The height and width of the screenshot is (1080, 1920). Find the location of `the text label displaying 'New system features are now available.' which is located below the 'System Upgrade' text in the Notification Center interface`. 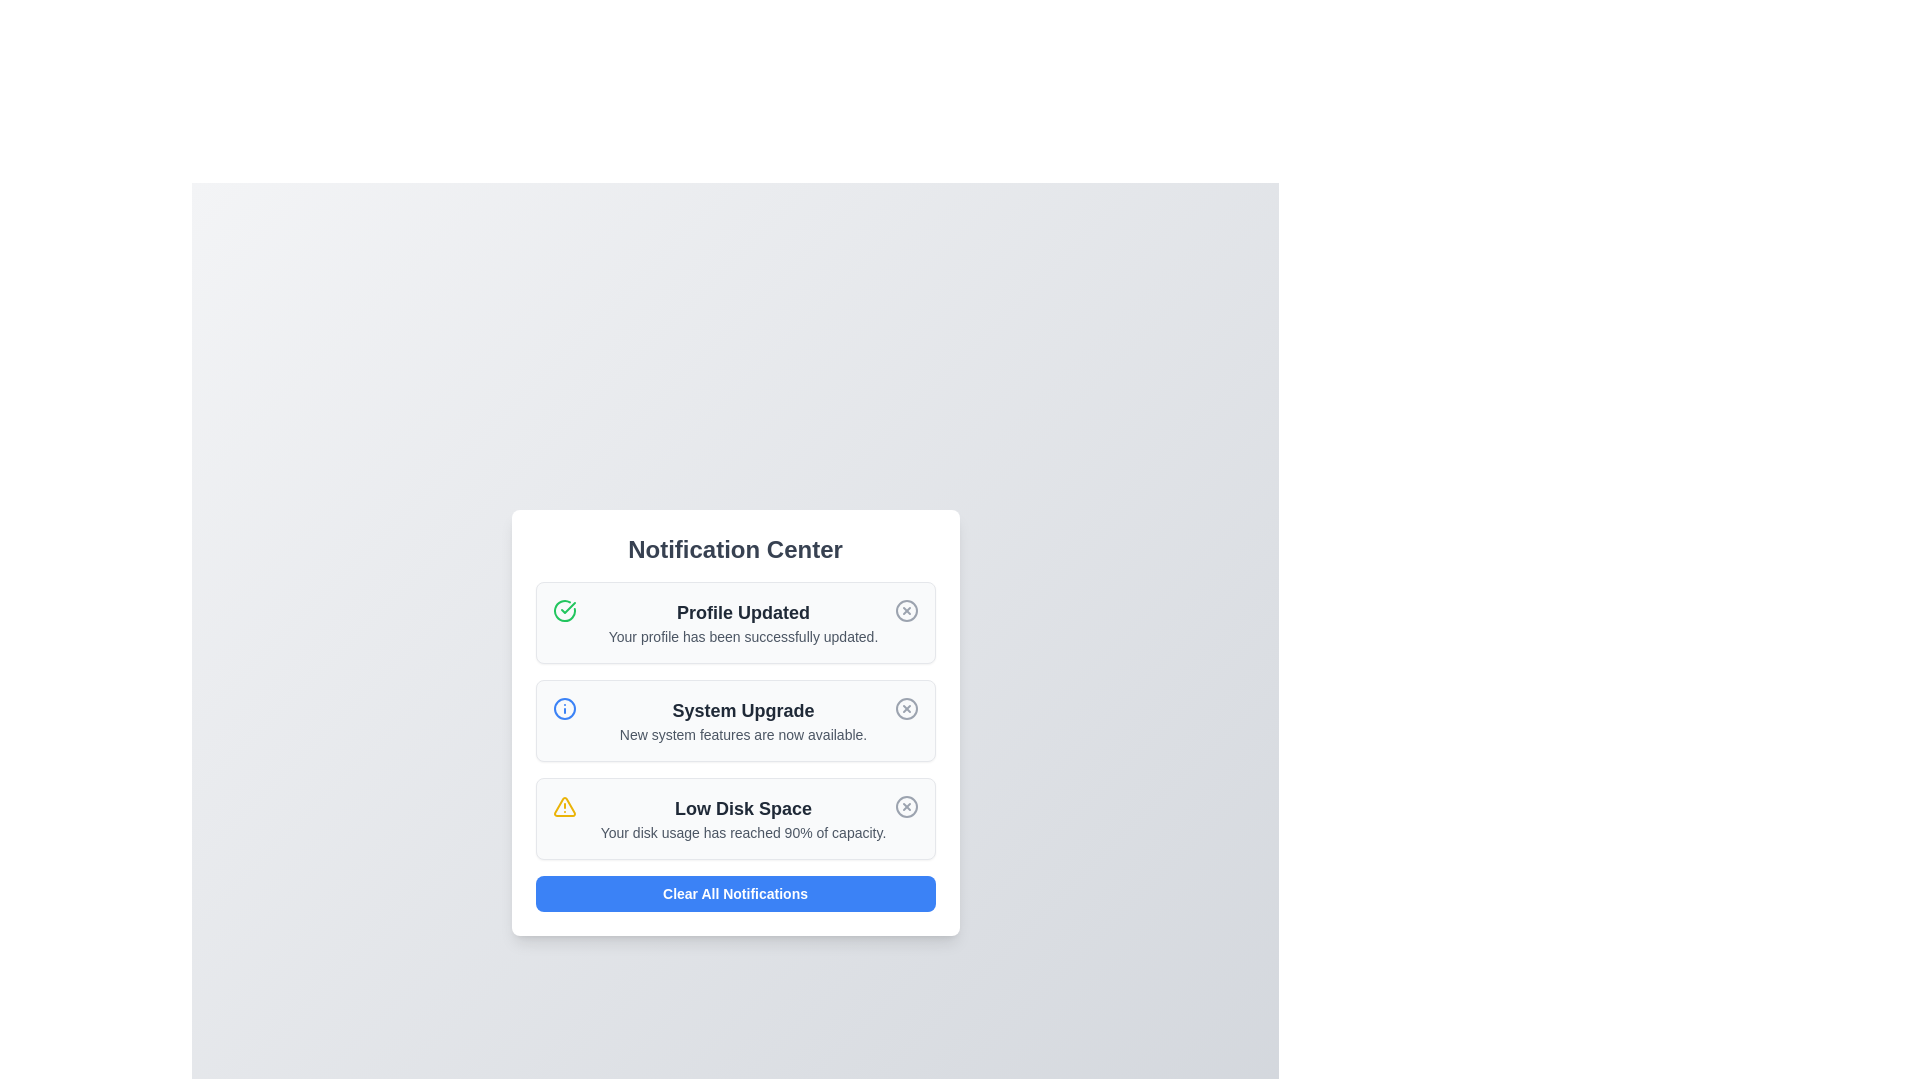

the text label displaying 'New system features are now available.' which is located below the 'System Upgrade' text in the Notification Center interface is located at coordinates (742, 735).